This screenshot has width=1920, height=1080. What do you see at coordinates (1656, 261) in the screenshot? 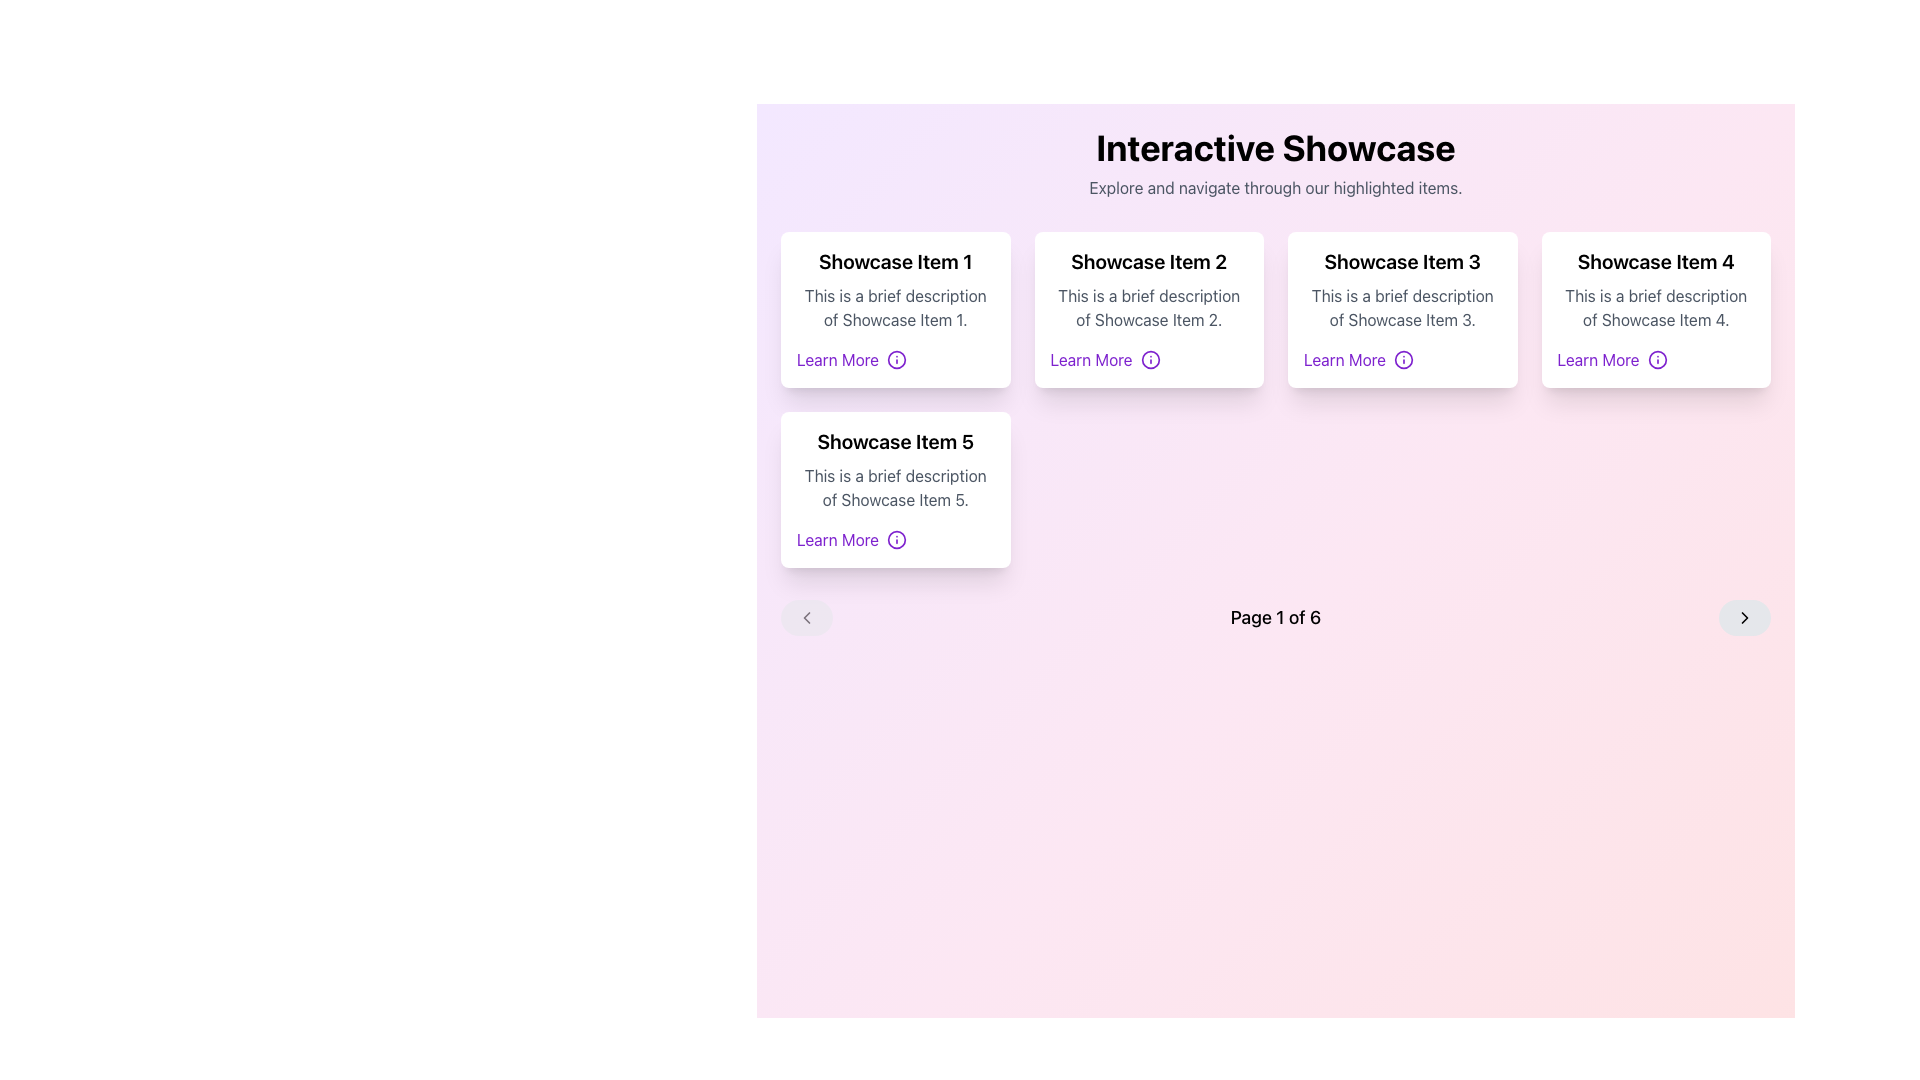
I see `the Text Label that serves as the title for 'Showcase Item 4', located at the upper center of the card in the top-right corner of the grid` at bounding box center [1656, 261].